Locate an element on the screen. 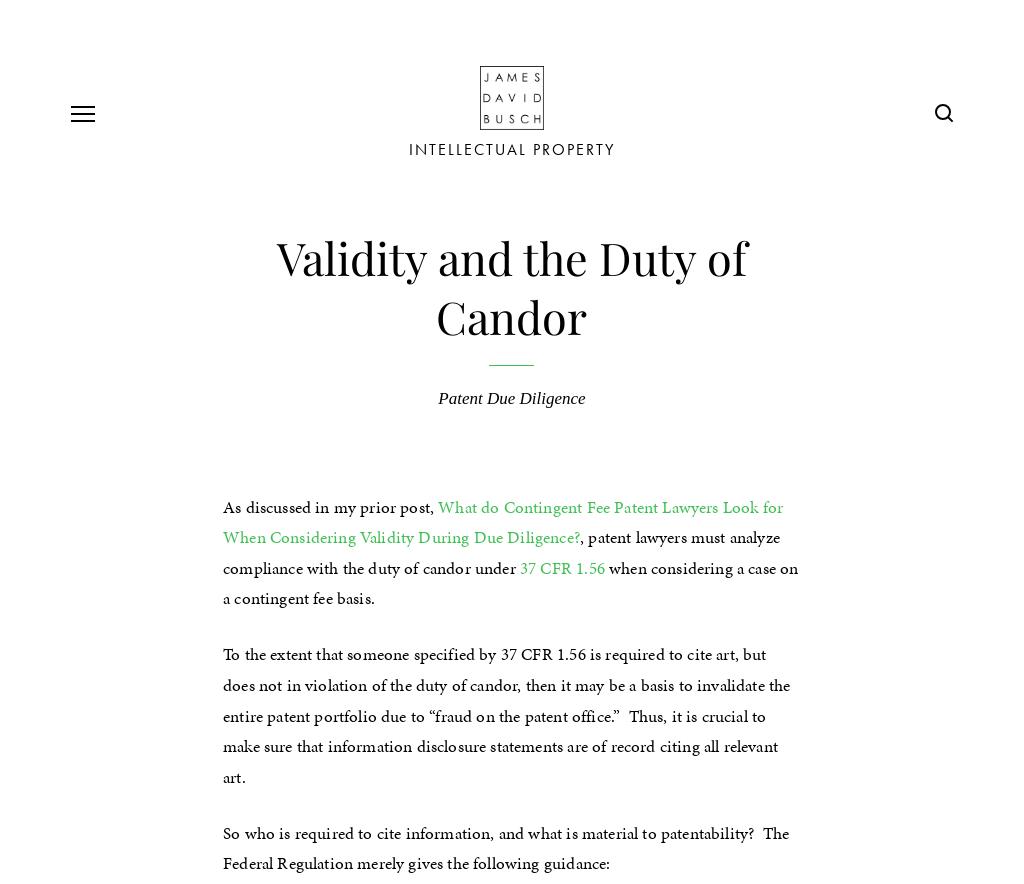 The width and height of the screenshot is (1024, 884). 'Patent Due Diligence' is located at coordinates (510, 398).